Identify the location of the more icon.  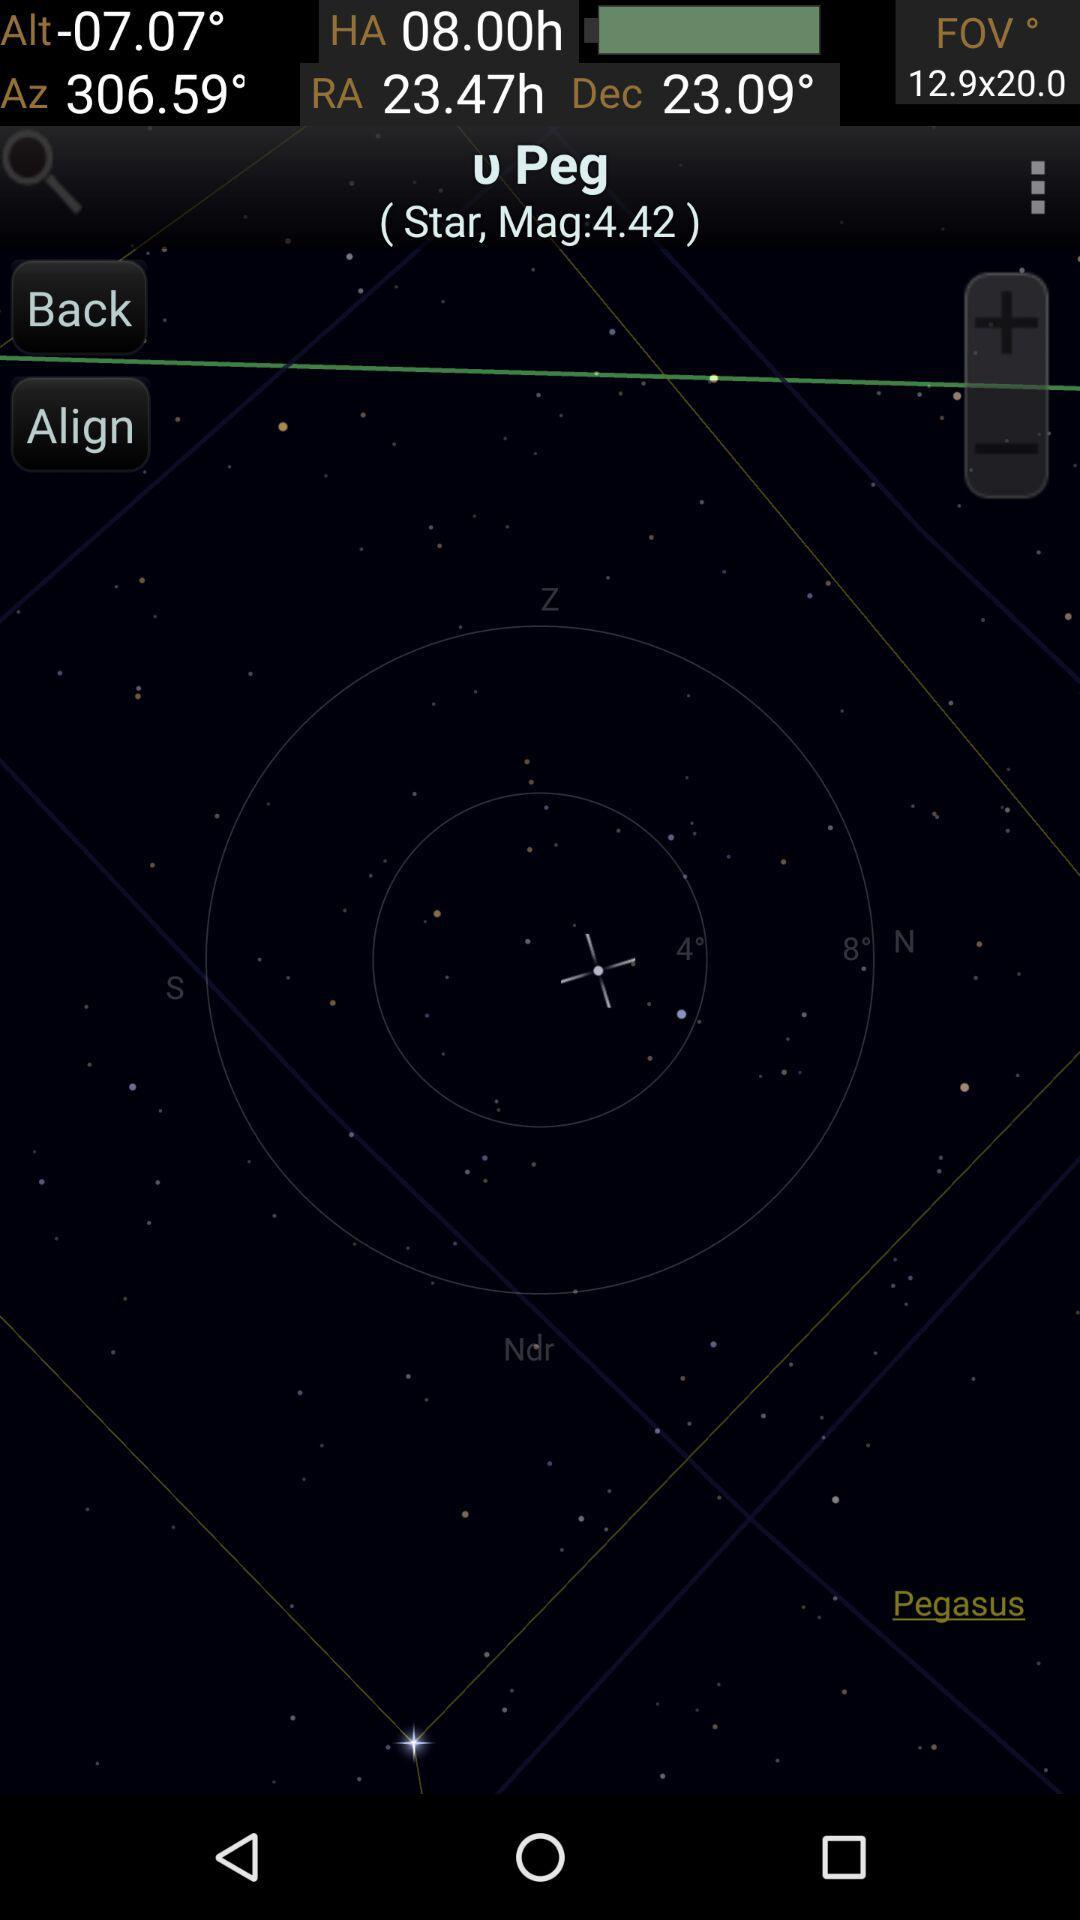
(1036, 200).